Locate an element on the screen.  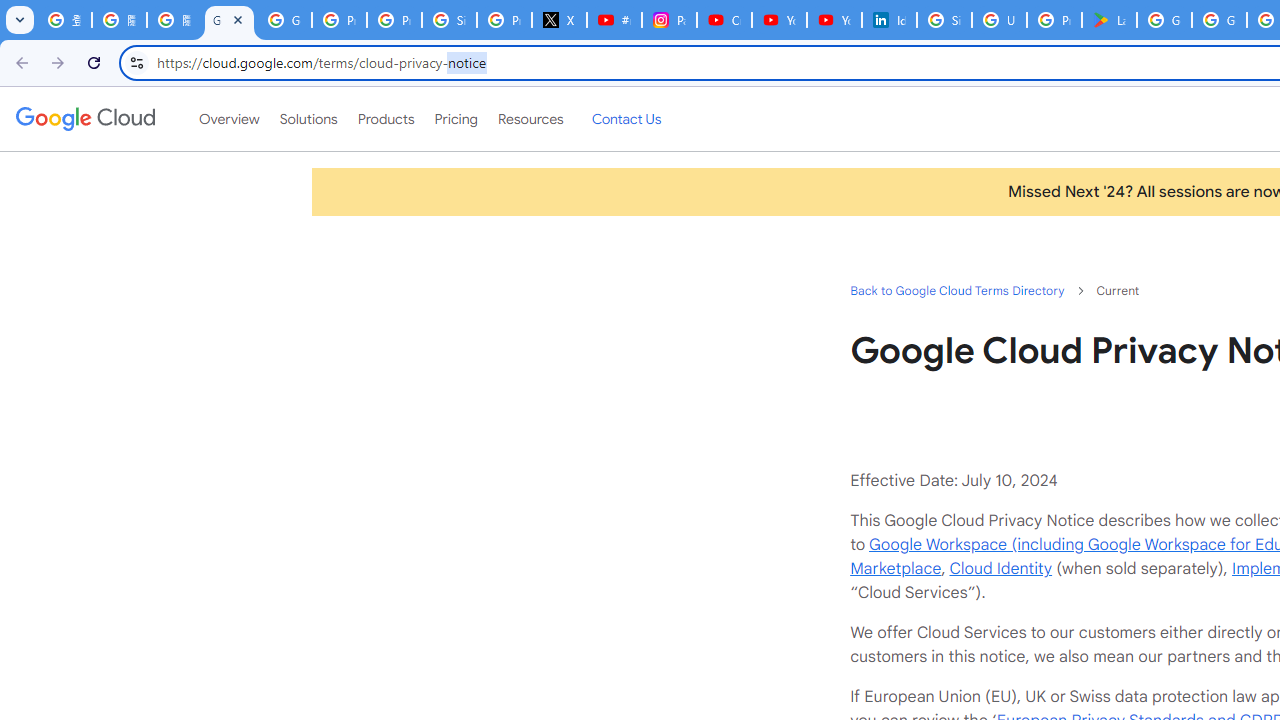
'Contact Us' is located at coordinates (625, 119).